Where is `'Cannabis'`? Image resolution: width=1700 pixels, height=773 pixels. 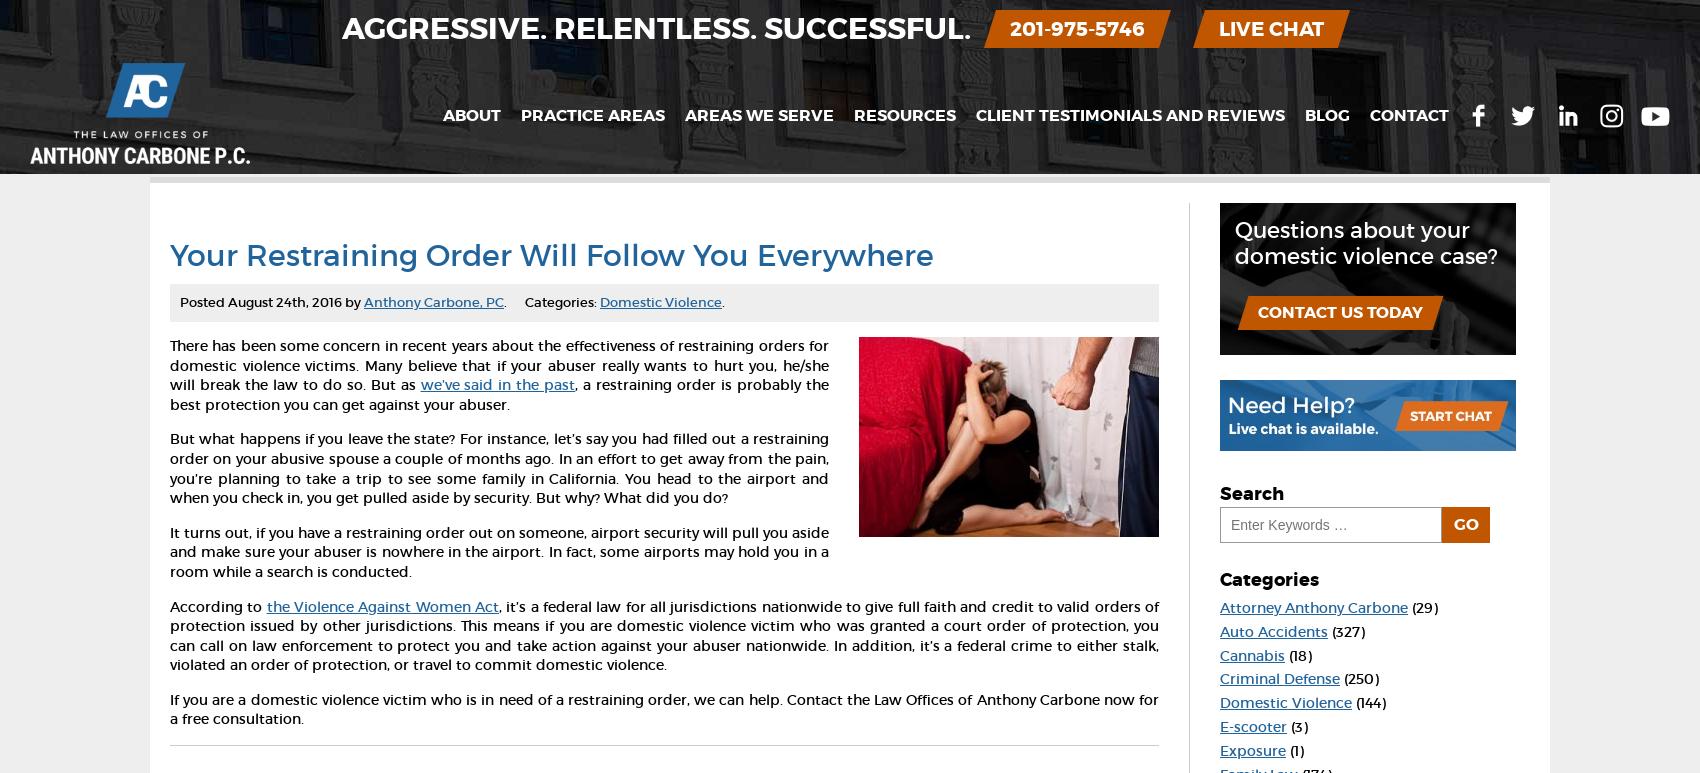 'Cannabis' is located at coordinates (1251, 654).